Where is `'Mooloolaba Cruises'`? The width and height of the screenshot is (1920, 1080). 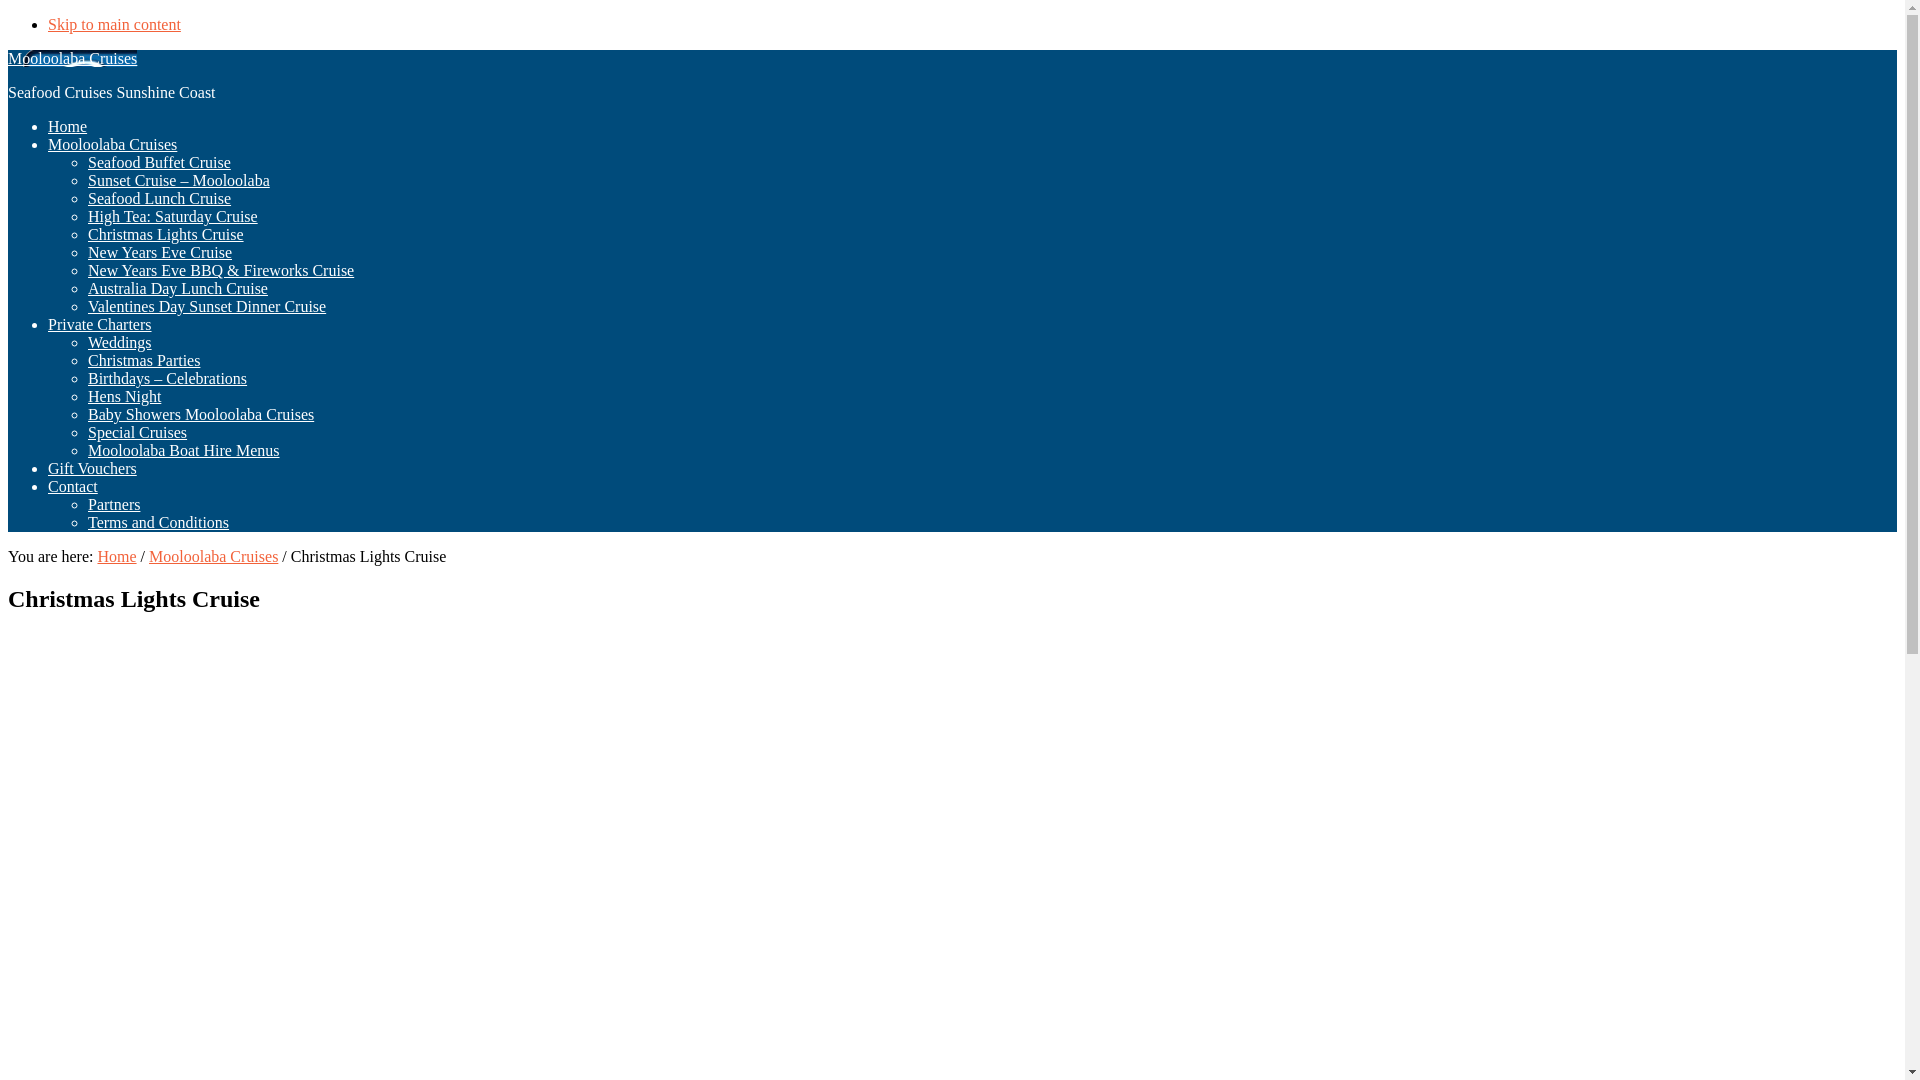
'Mooloolaba Cruises' is located at coordinates (111, 143).